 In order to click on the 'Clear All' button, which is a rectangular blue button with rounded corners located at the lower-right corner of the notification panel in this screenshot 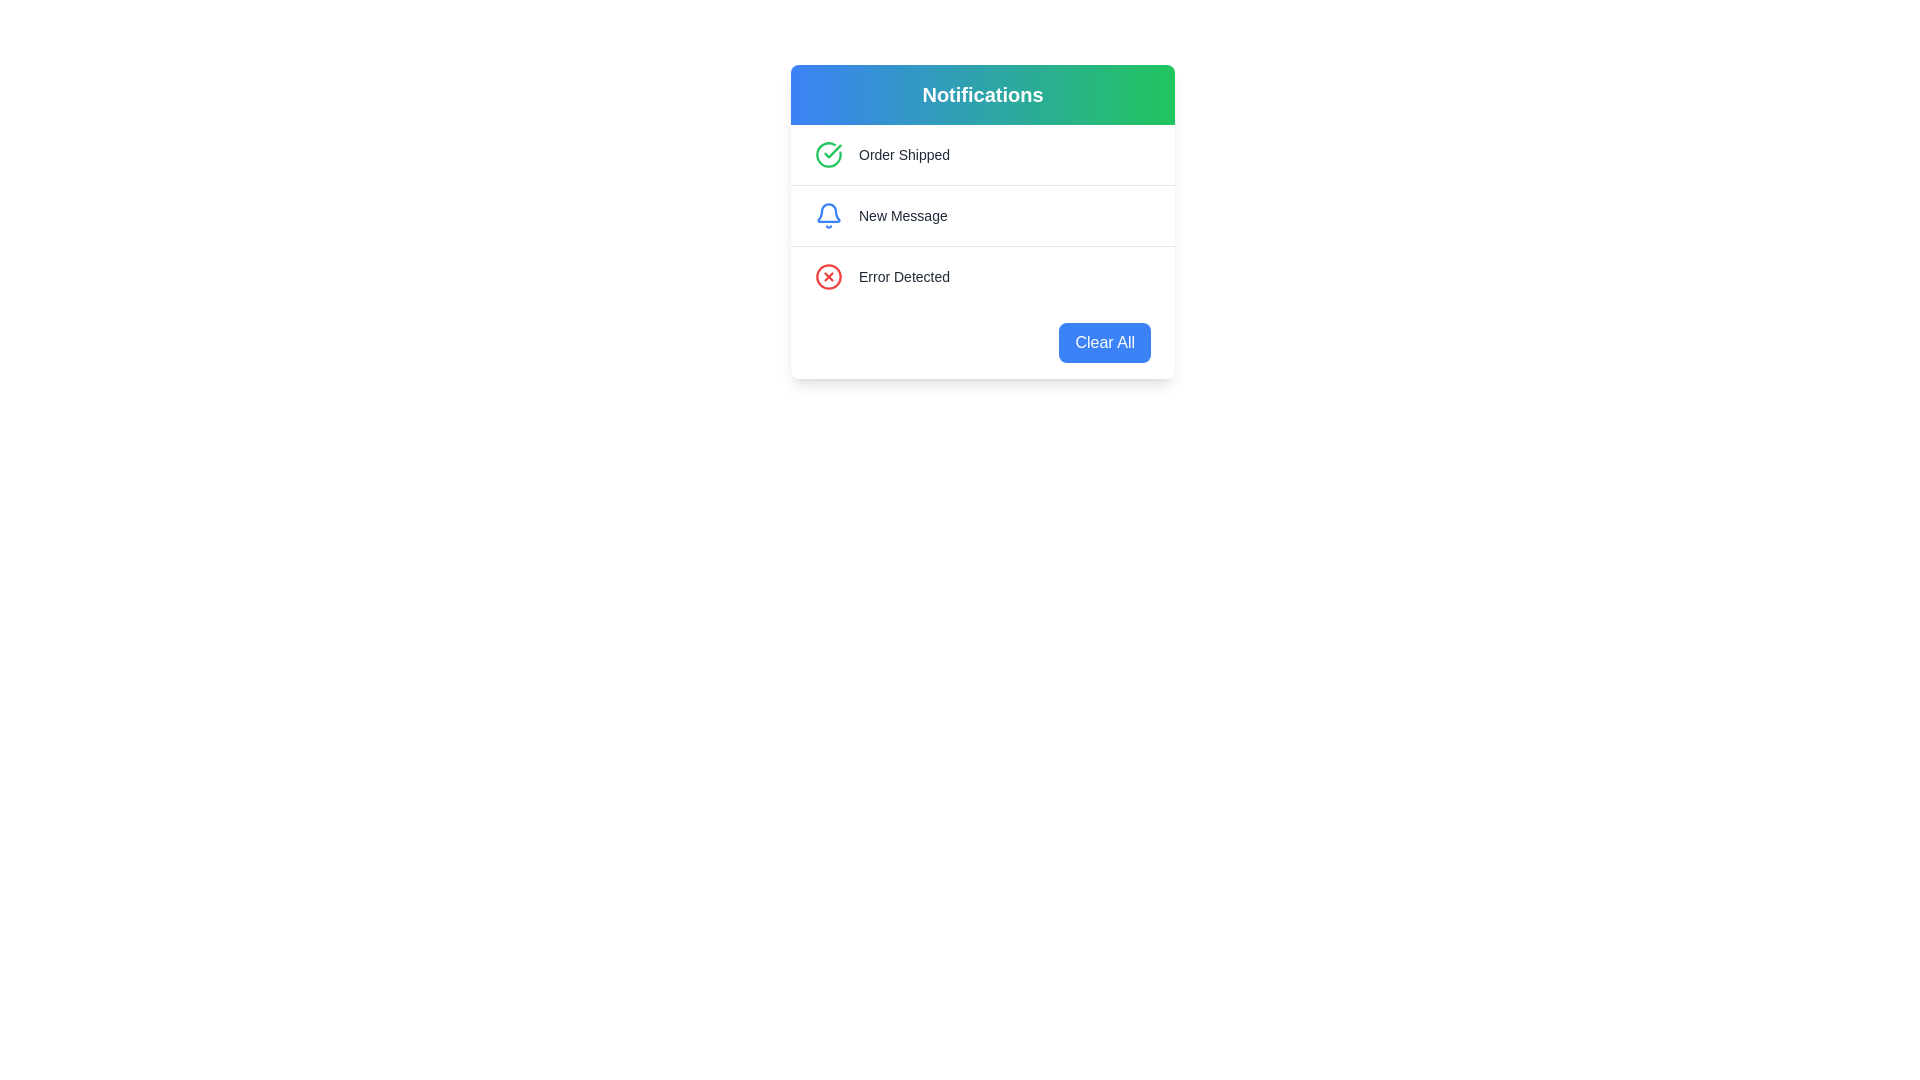, I will do `click(1104, 342)`.